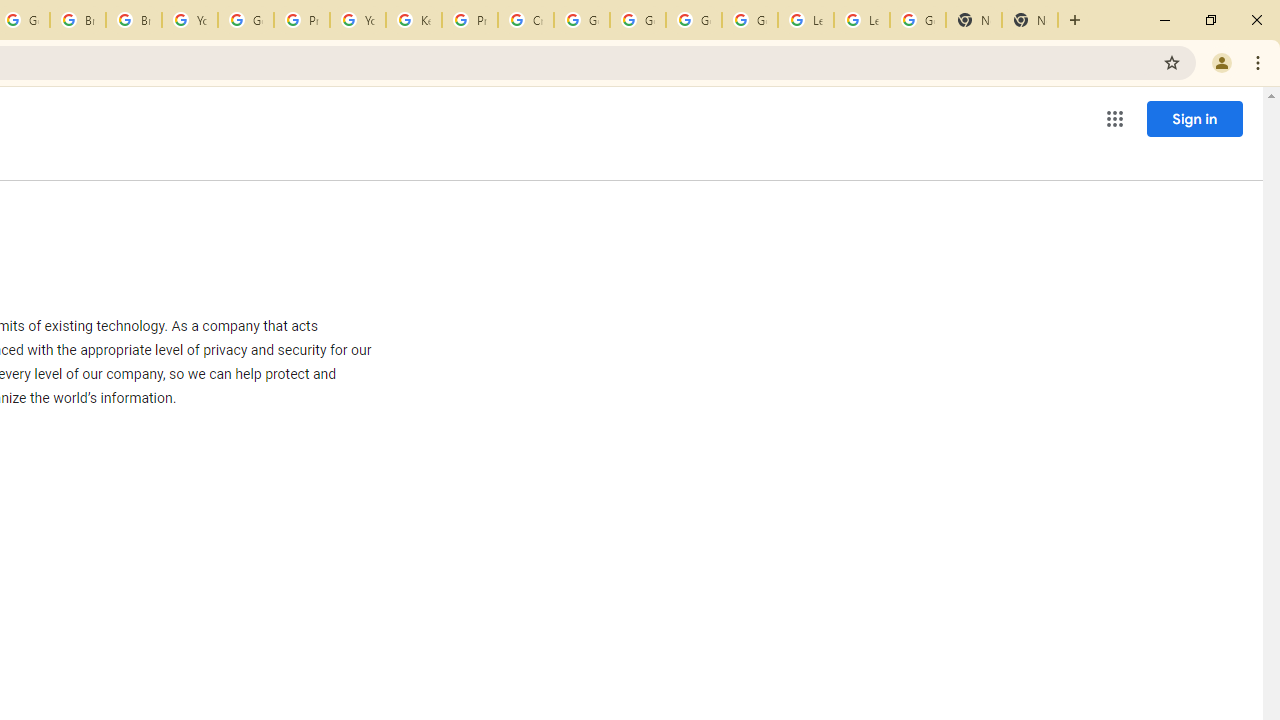  I want to click on 'Google Account Help', so click(244, 20).